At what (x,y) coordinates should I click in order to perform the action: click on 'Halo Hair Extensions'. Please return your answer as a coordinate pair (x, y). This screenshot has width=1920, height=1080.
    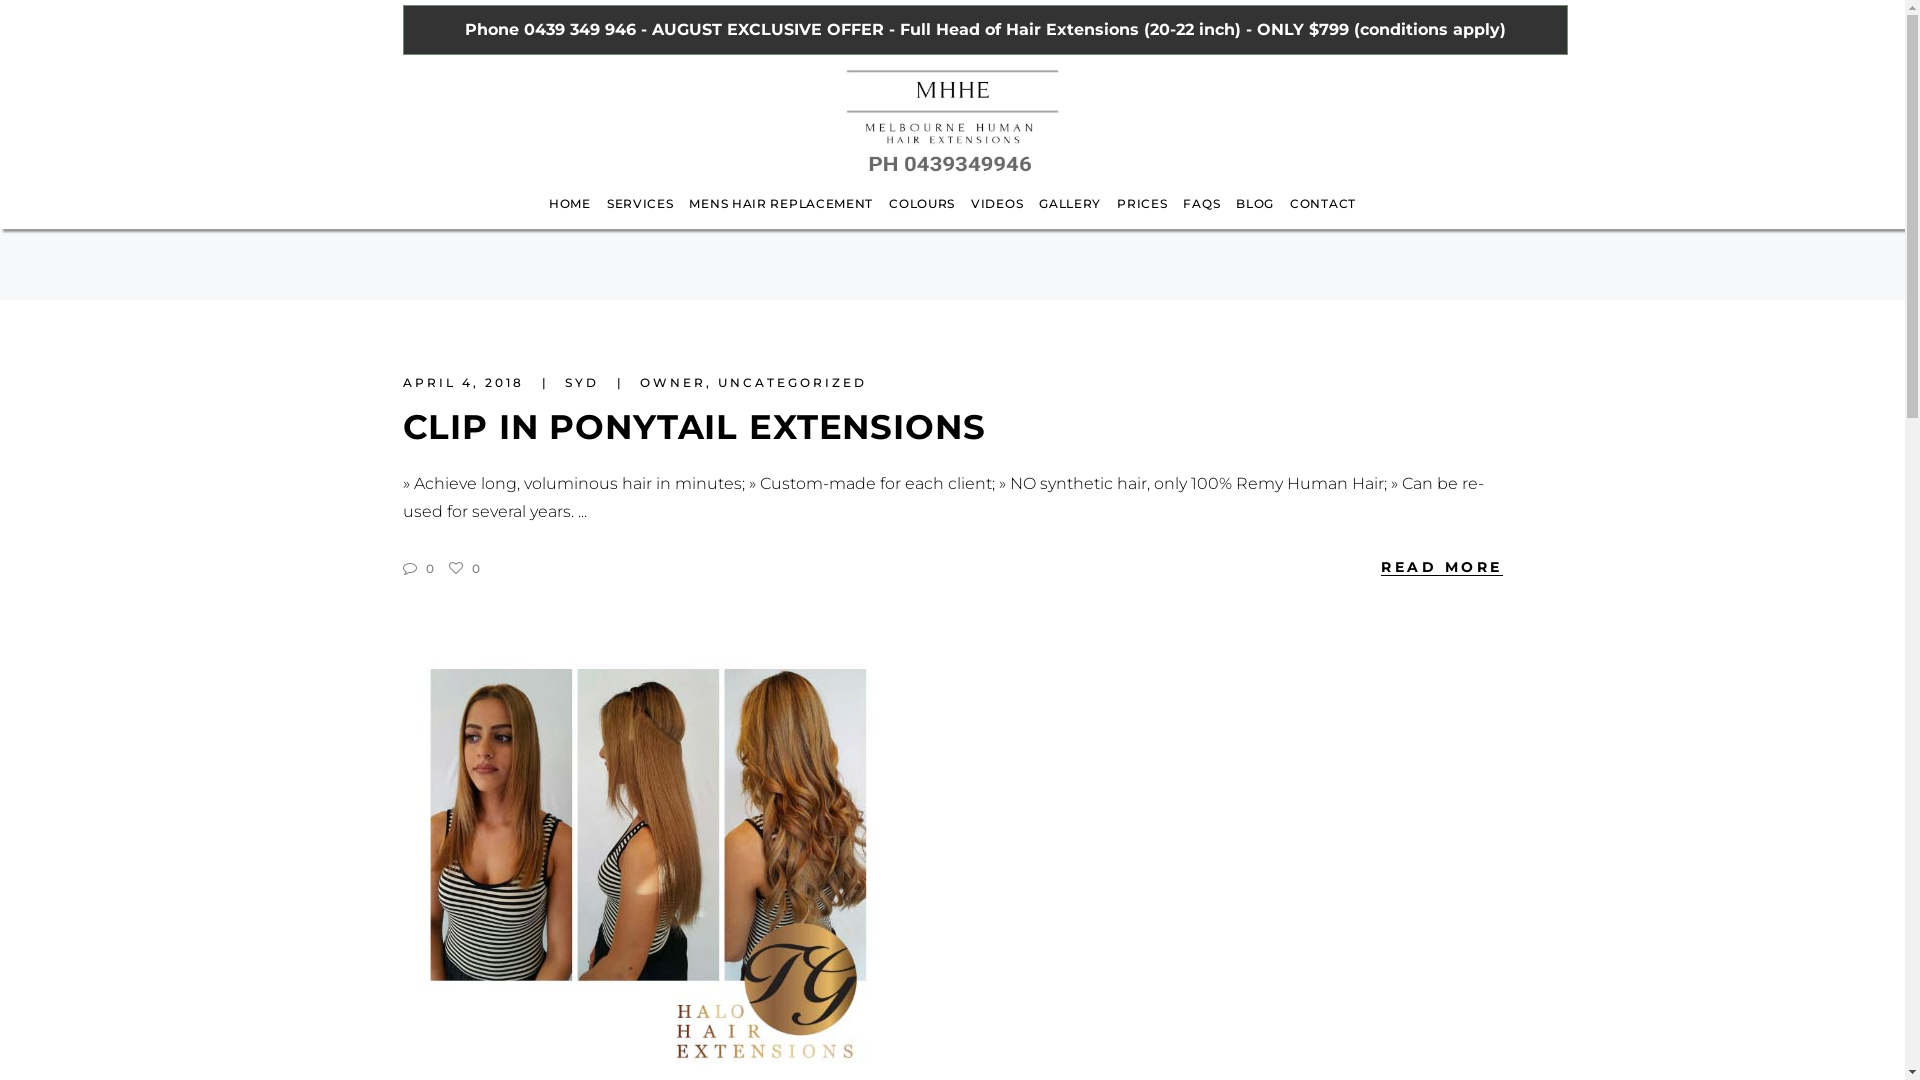
    Looking at the image, I should click on (646, 858).